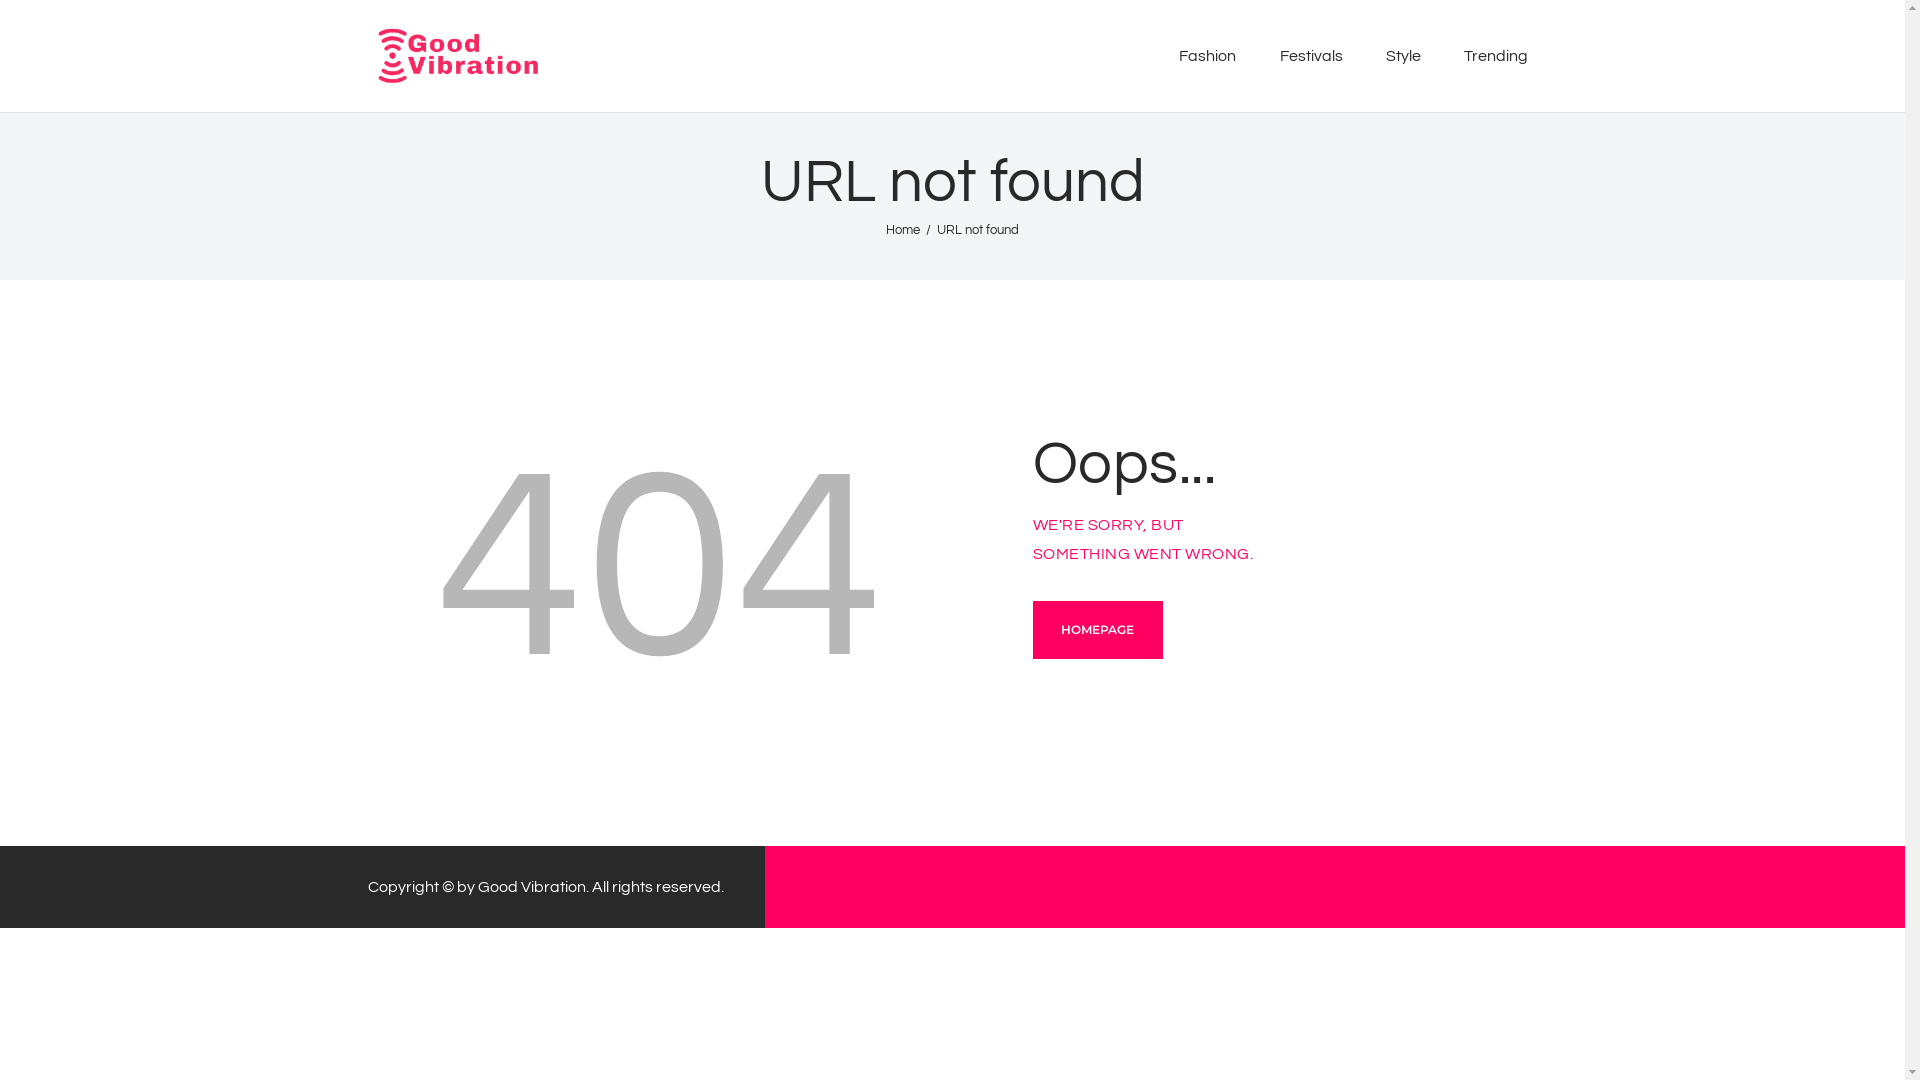  What do you see at coordinates (1032, 628) in the screenshot?
I see `'HOMEPAGE'` at bounding box center [1032, 628].